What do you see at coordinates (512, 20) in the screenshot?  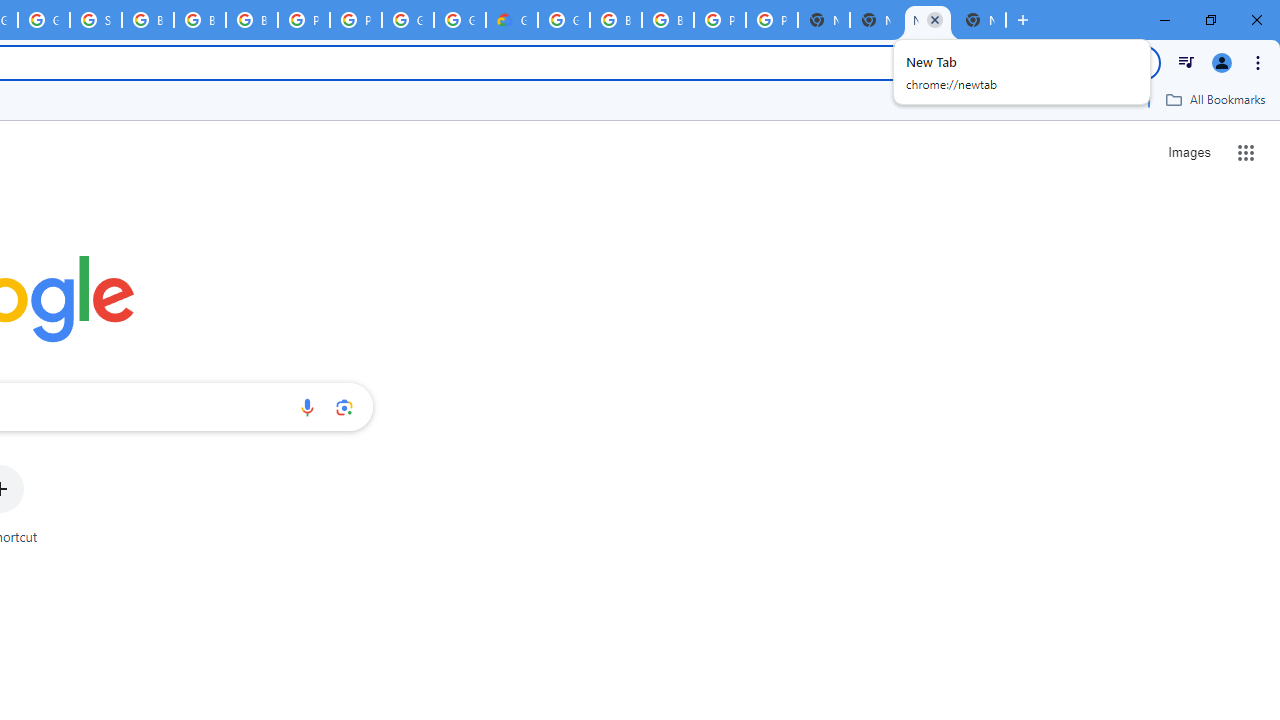 I see `'Google Cloud Estimate Summary'` at bounding box center [512, 20].